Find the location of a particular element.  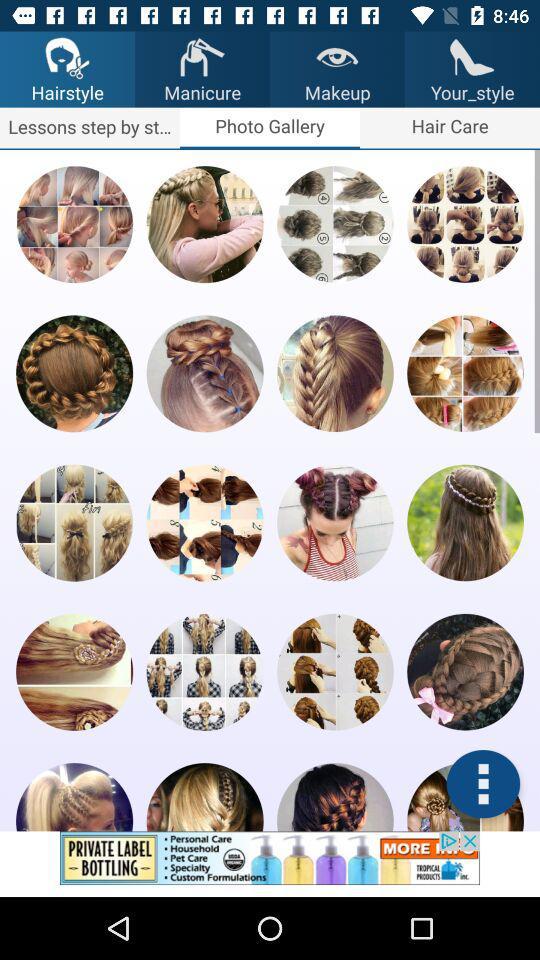

the more icon is located at coordinates (482, 784).